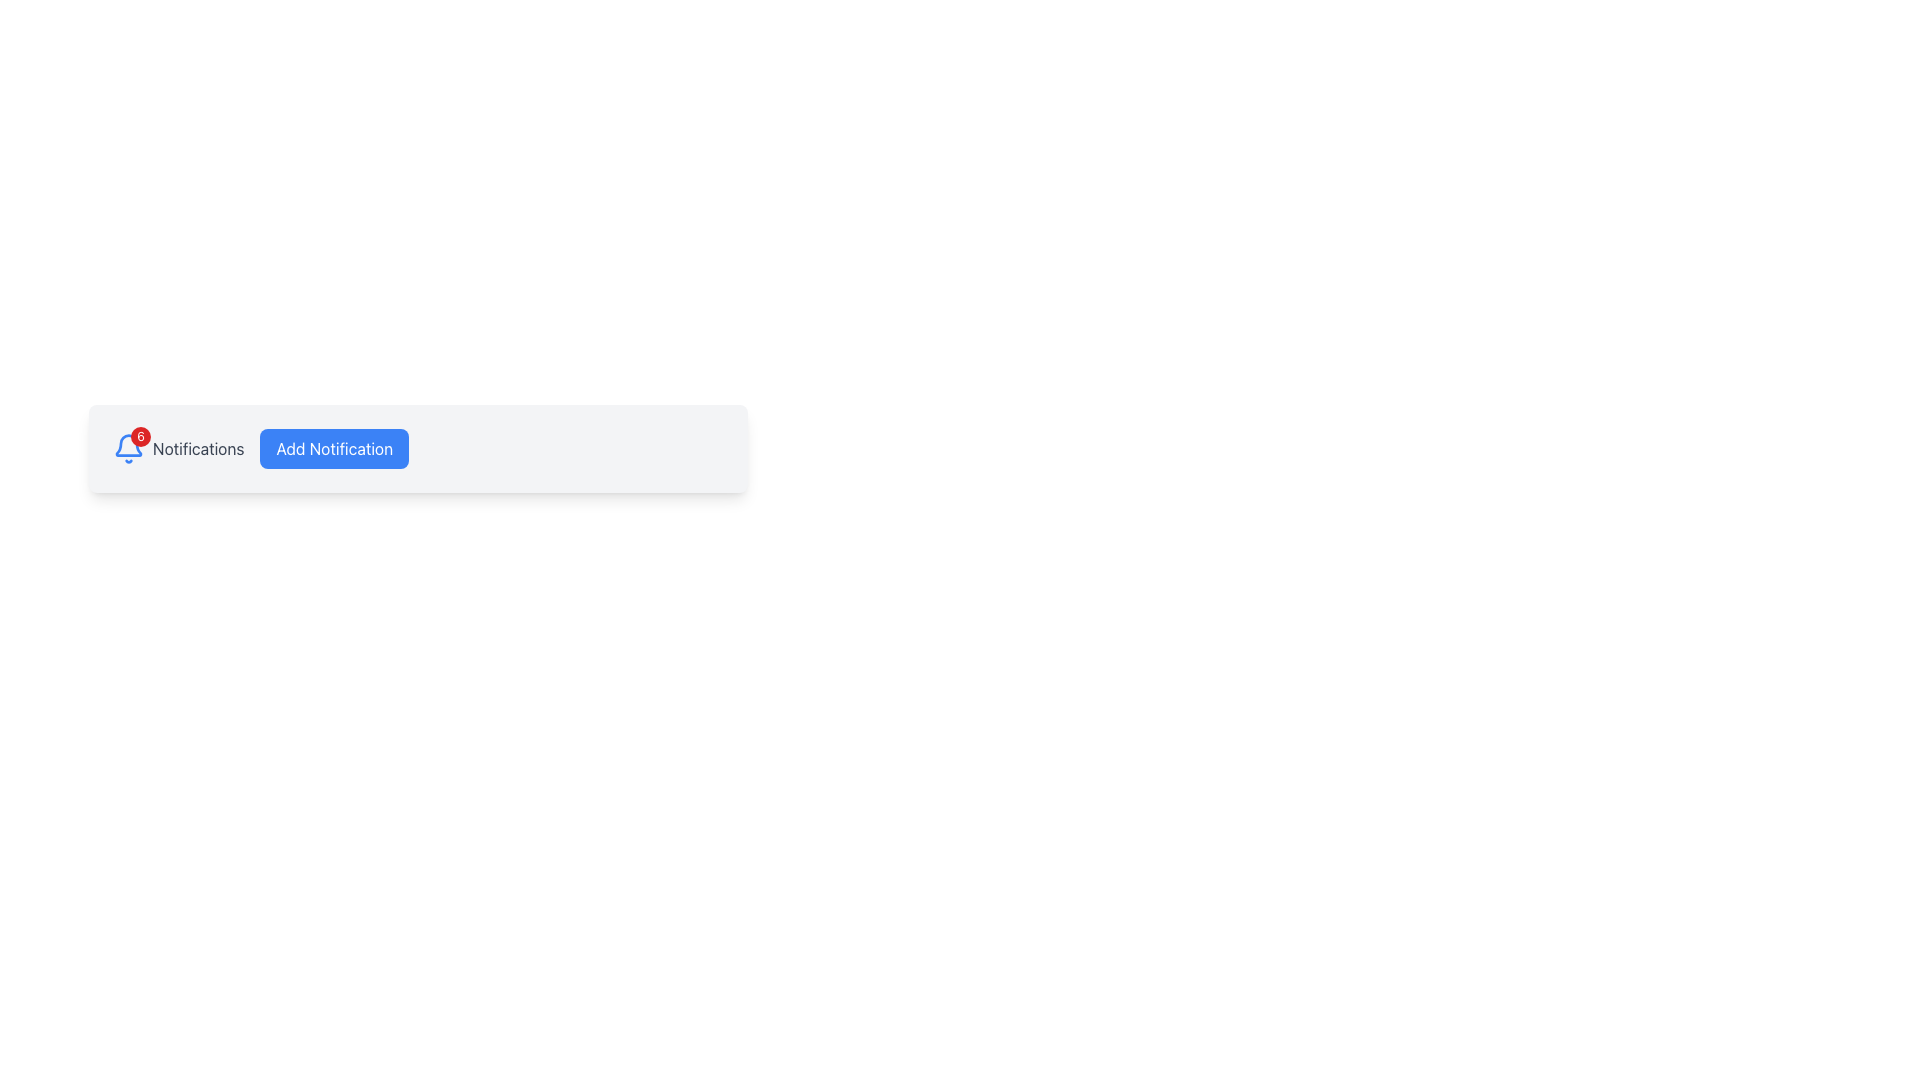  What do you see at coordinates (139, 435) in the screenshot?
I see `the small circular badge with a red background and white text displaying the number '6', which is positioned at the top-right corner of the notification bell icon` at bounding box center [139, 435].